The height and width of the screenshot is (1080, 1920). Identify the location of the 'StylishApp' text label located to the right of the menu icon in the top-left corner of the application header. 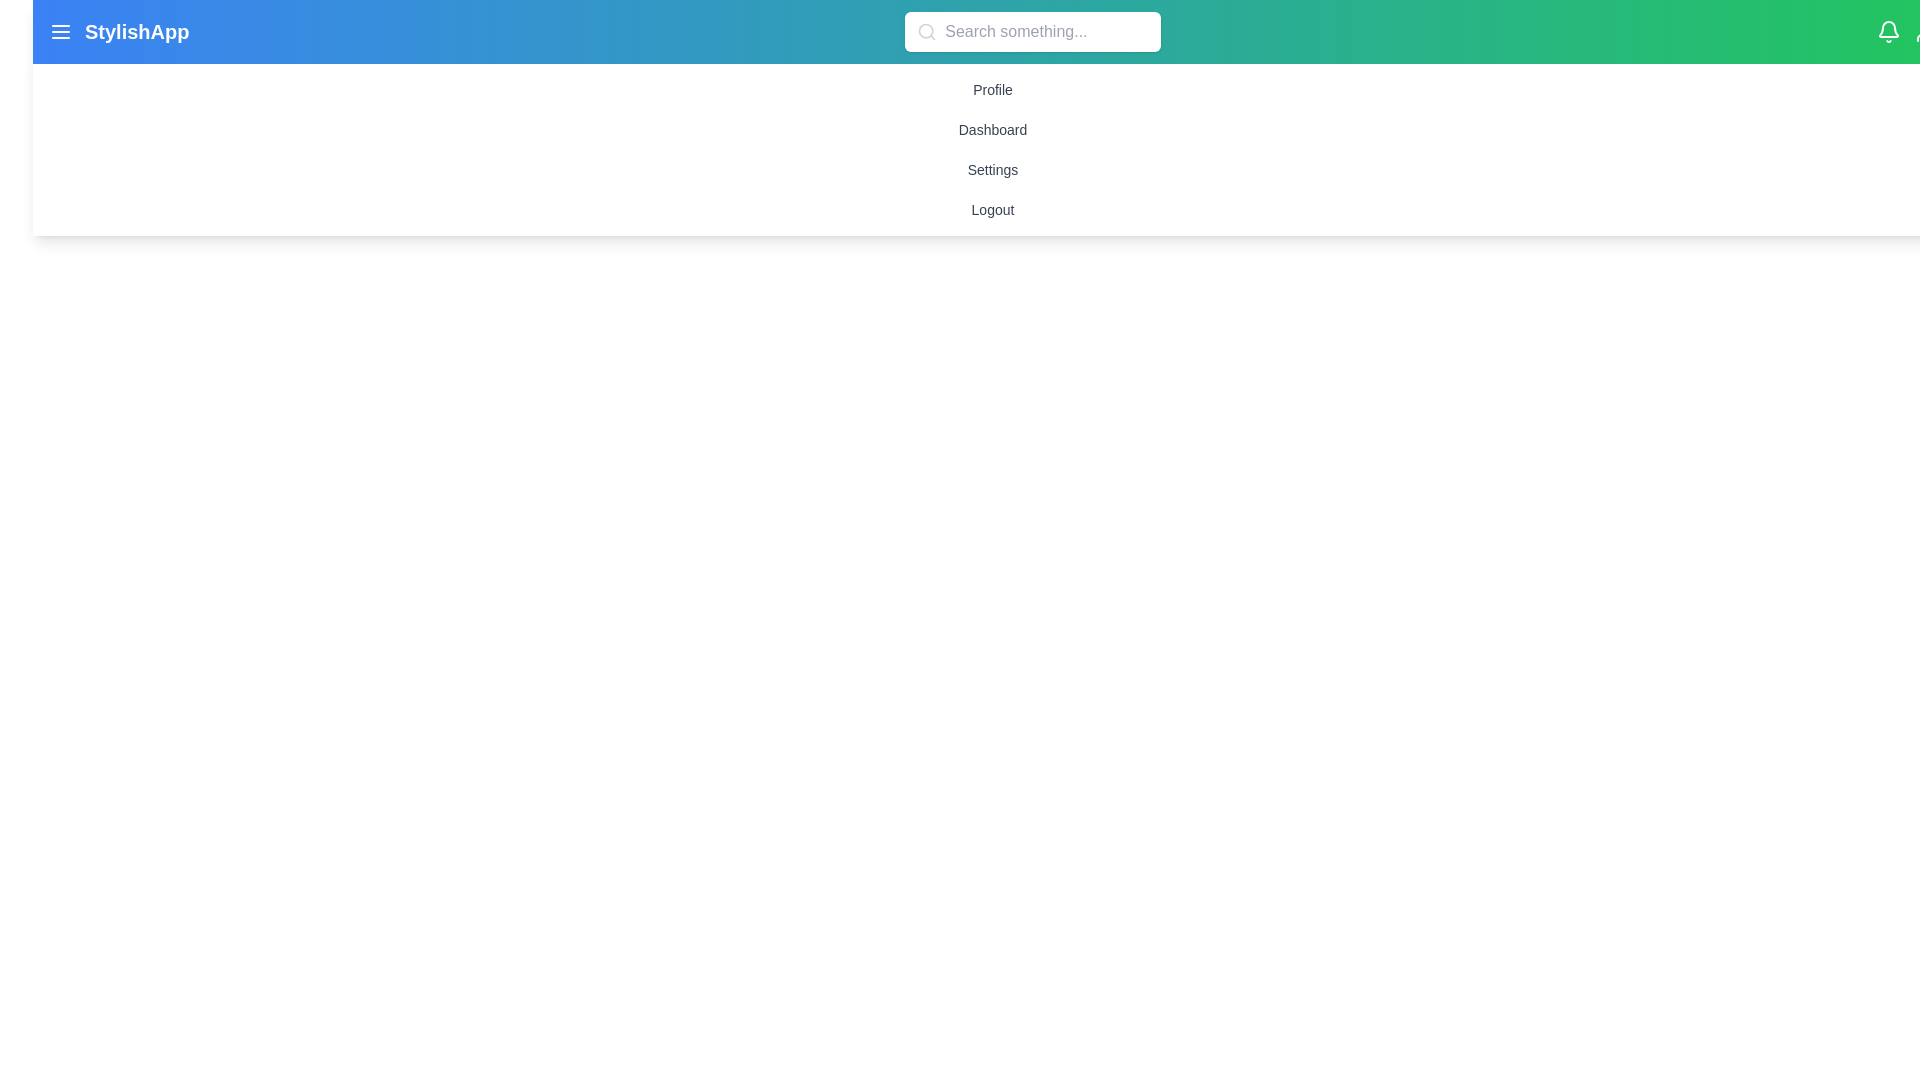
(136, 31).